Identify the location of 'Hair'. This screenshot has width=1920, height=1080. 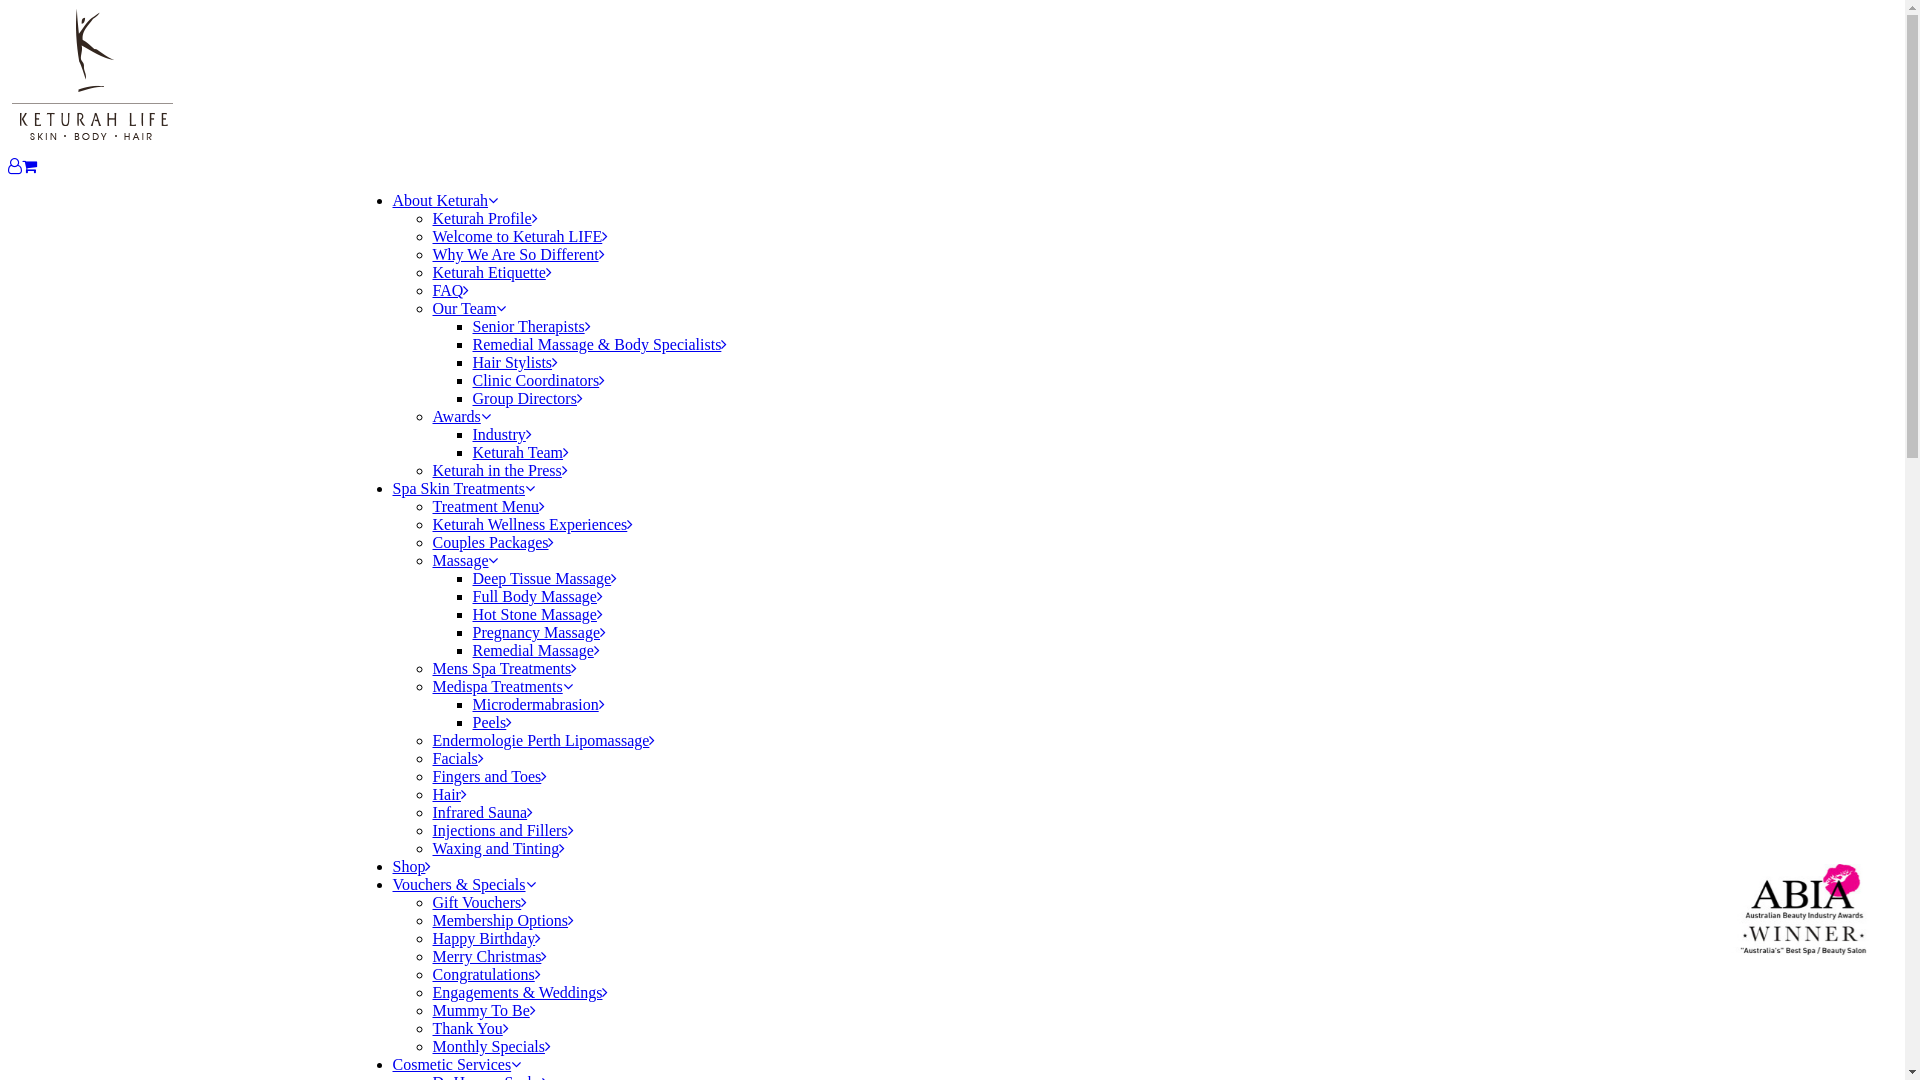
(448, 793).